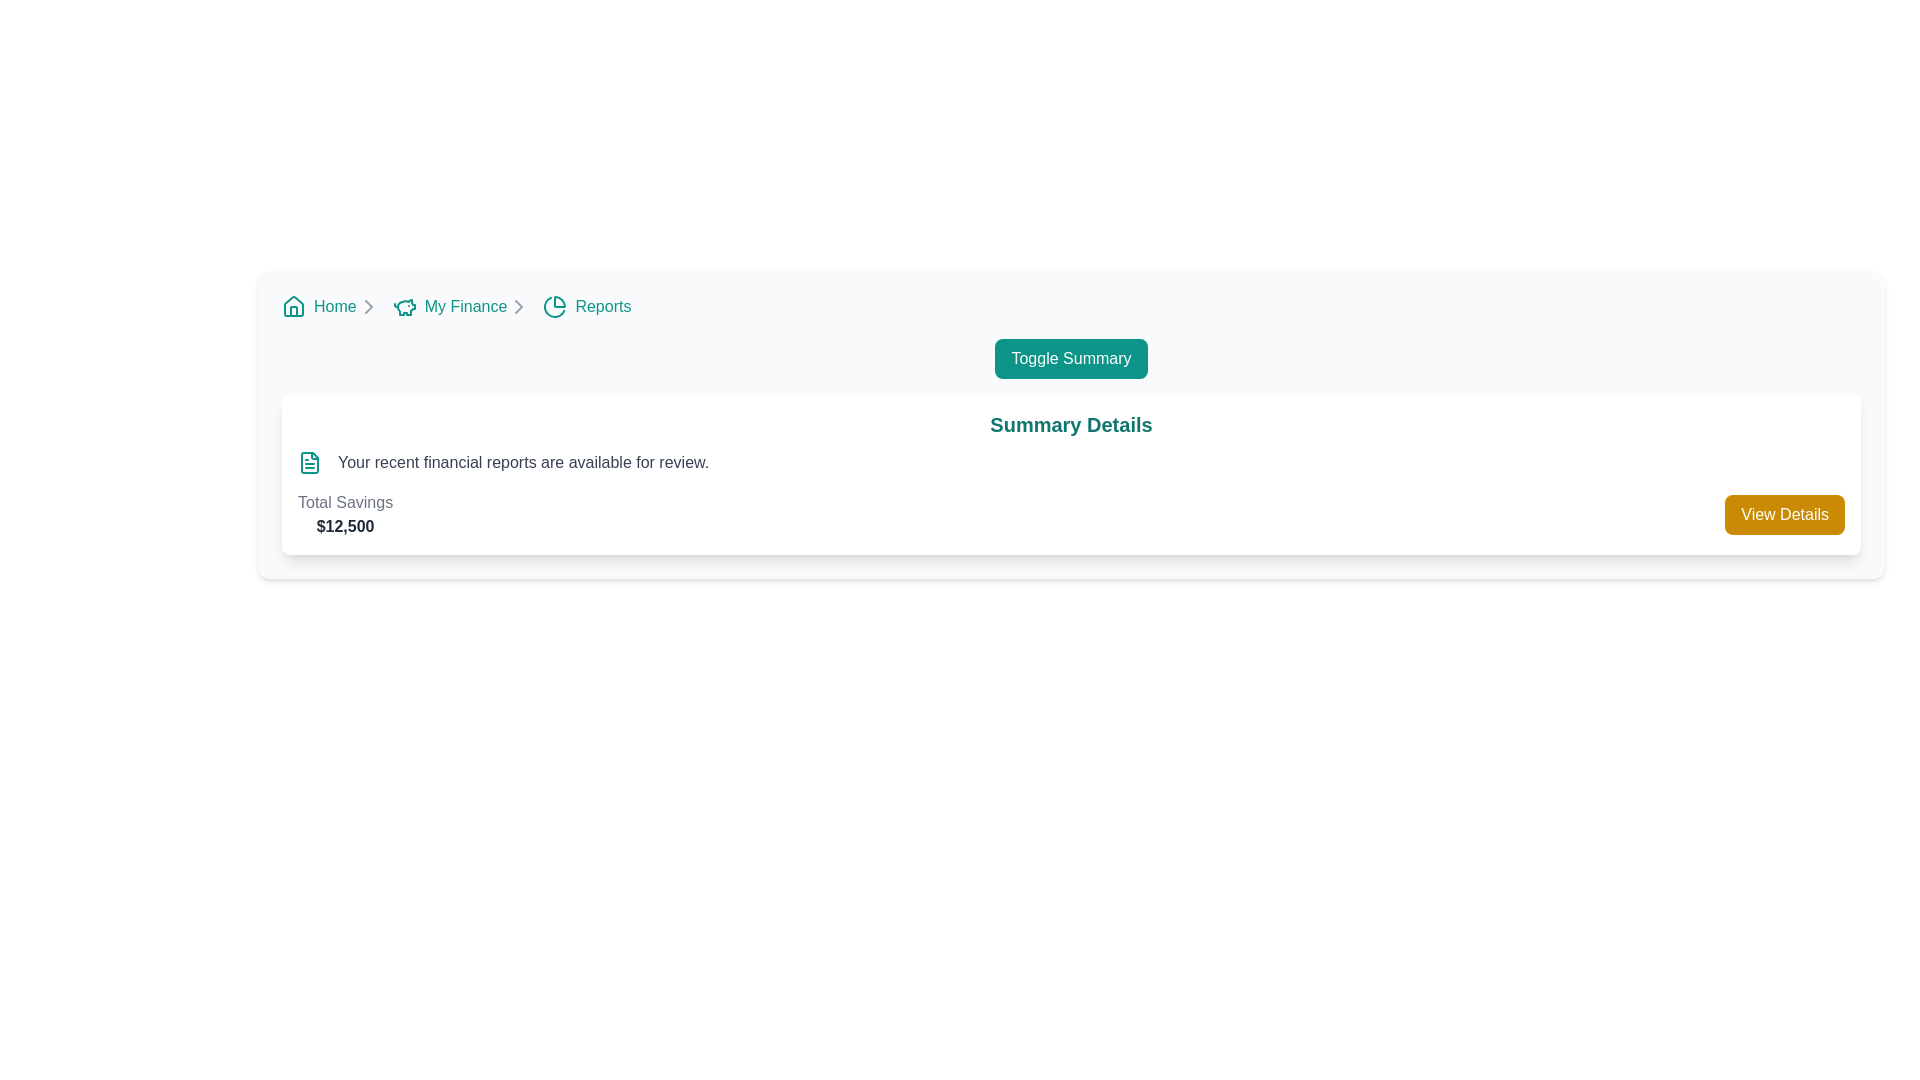 The image size is (1920, 1080). Describe the element at coordinates (292, 307) in the screenshot. I see `the home navigation icon located on the left-hand side of the navigation bar` at that location.